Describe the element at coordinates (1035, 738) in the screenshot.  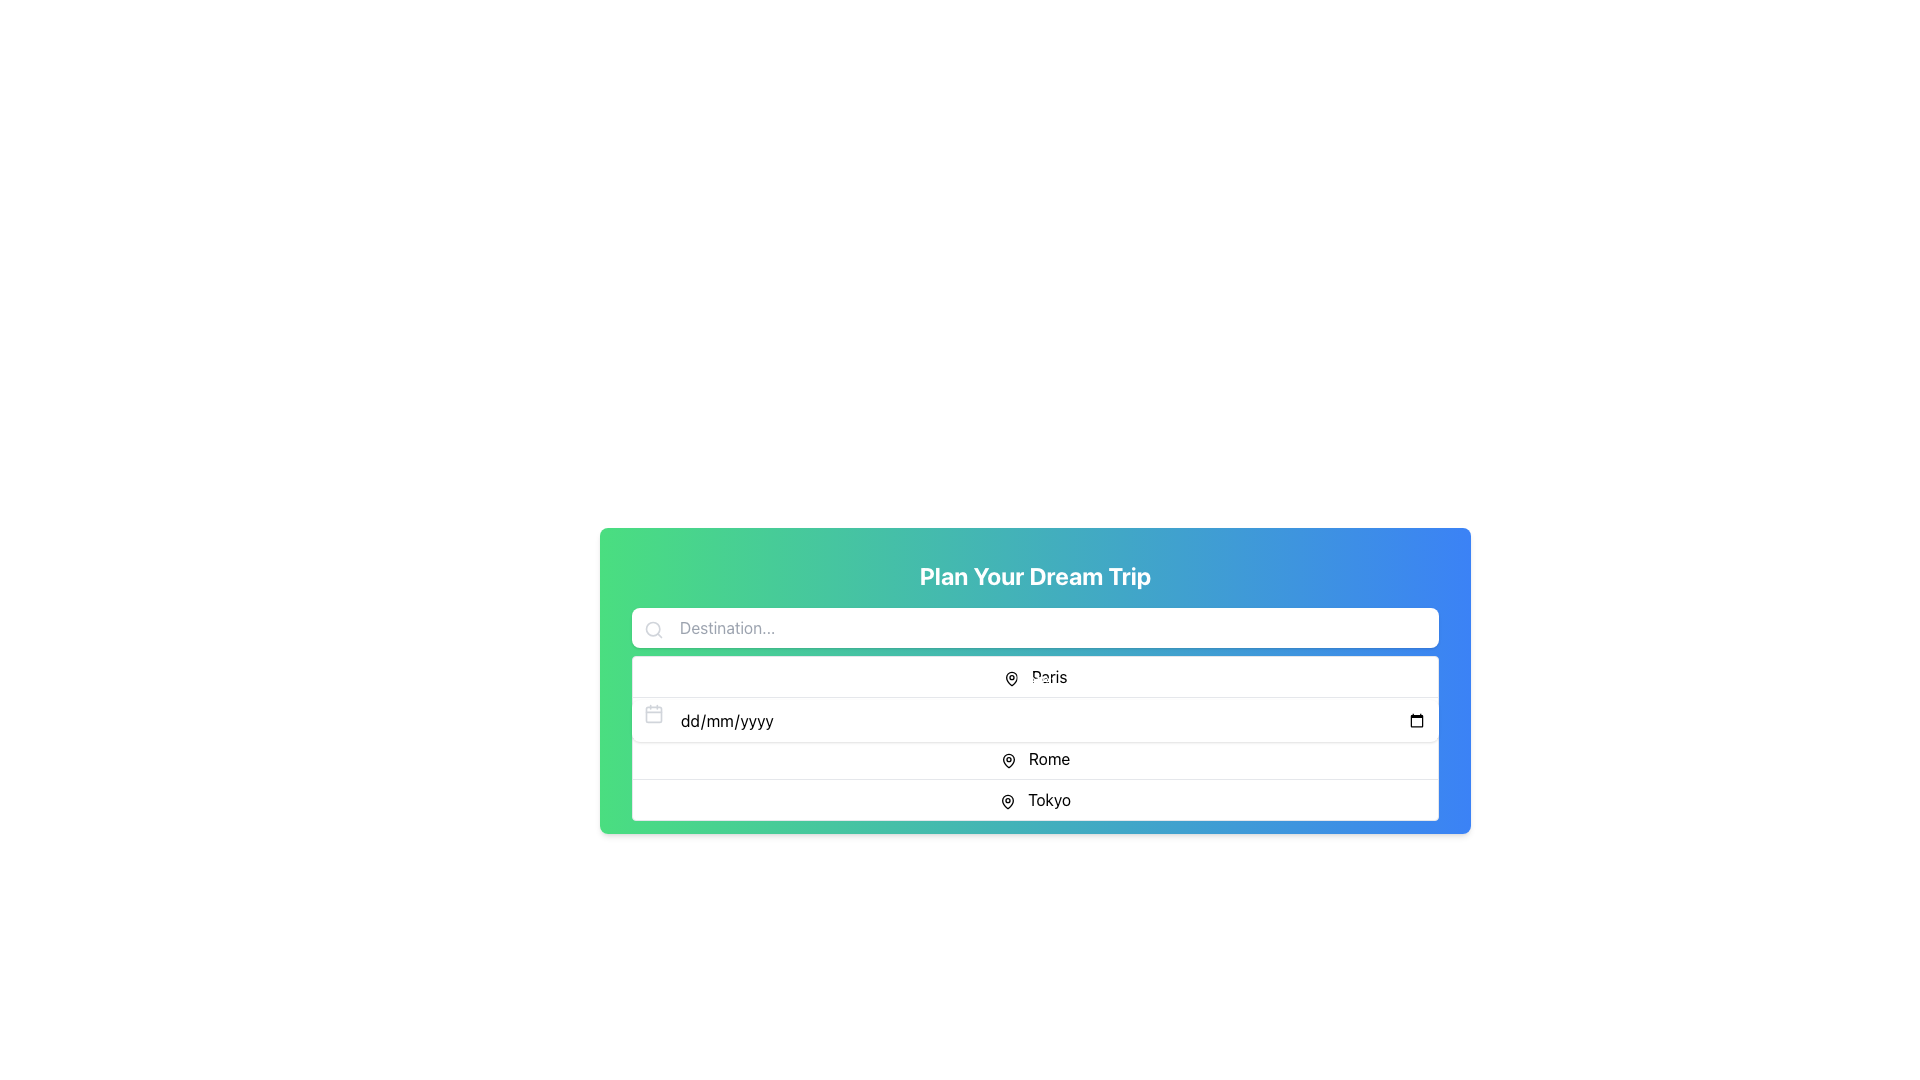
I see `the dropdown menu option` at that location.